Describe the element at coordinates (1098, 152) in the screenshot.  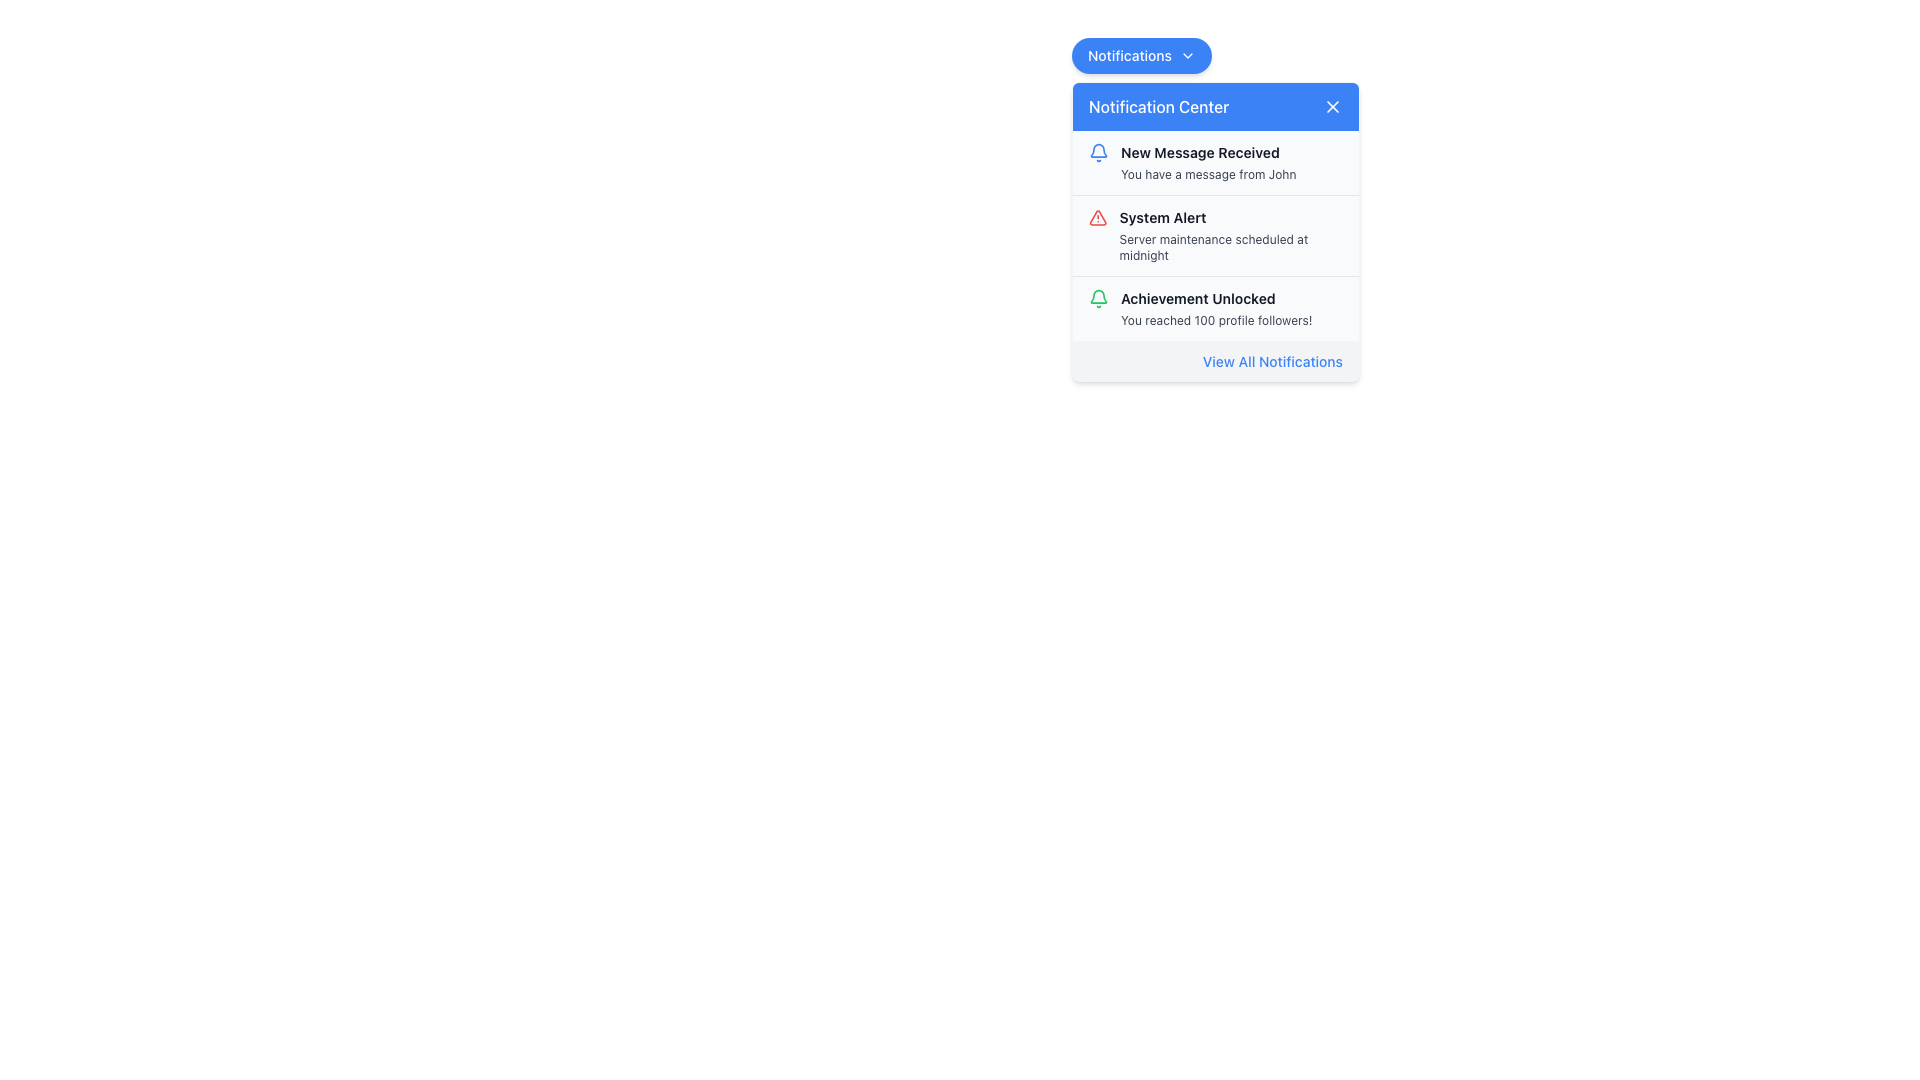
I see `the blue bell icon representing a notification, located next to the text 'New Message Received' in the top-left corner of the first notification item` at that location.